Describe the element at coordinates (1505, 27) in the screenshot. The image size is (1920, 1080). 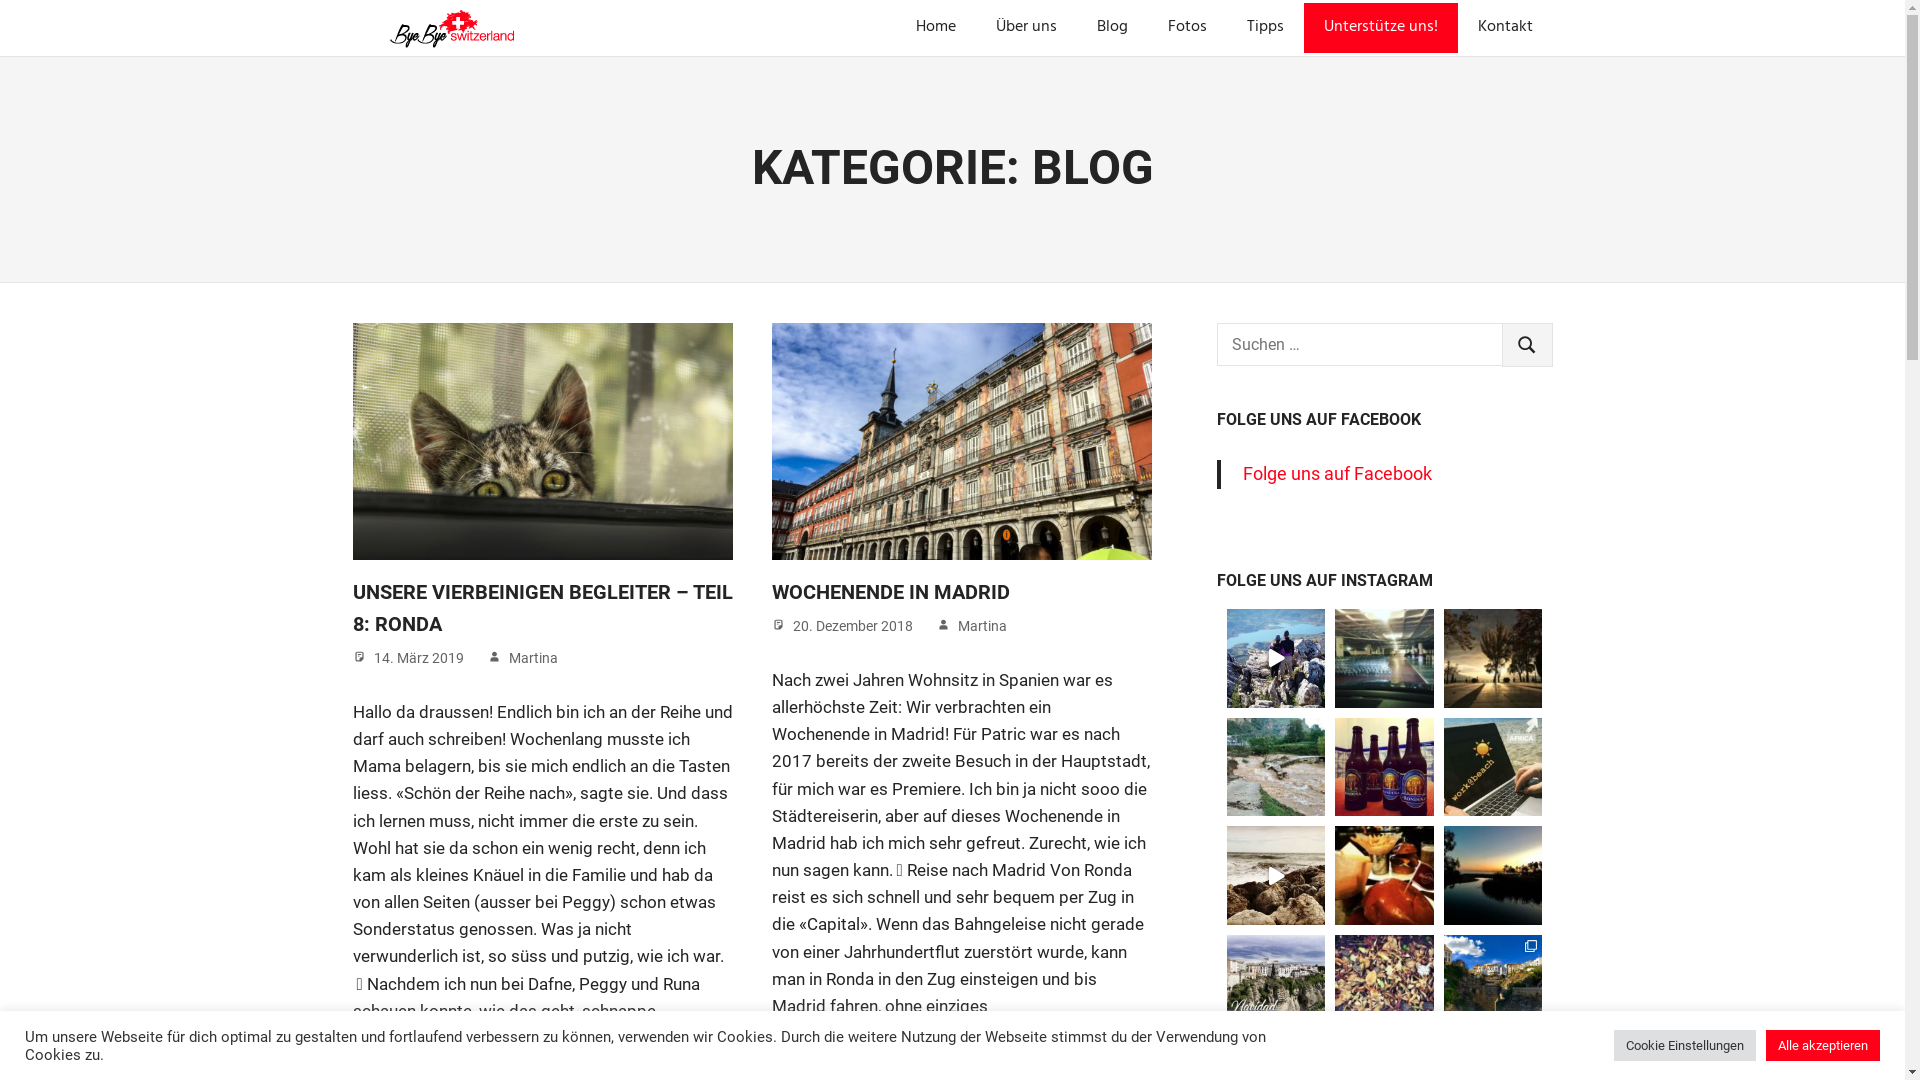
I see `'Kontakt'` at that location.